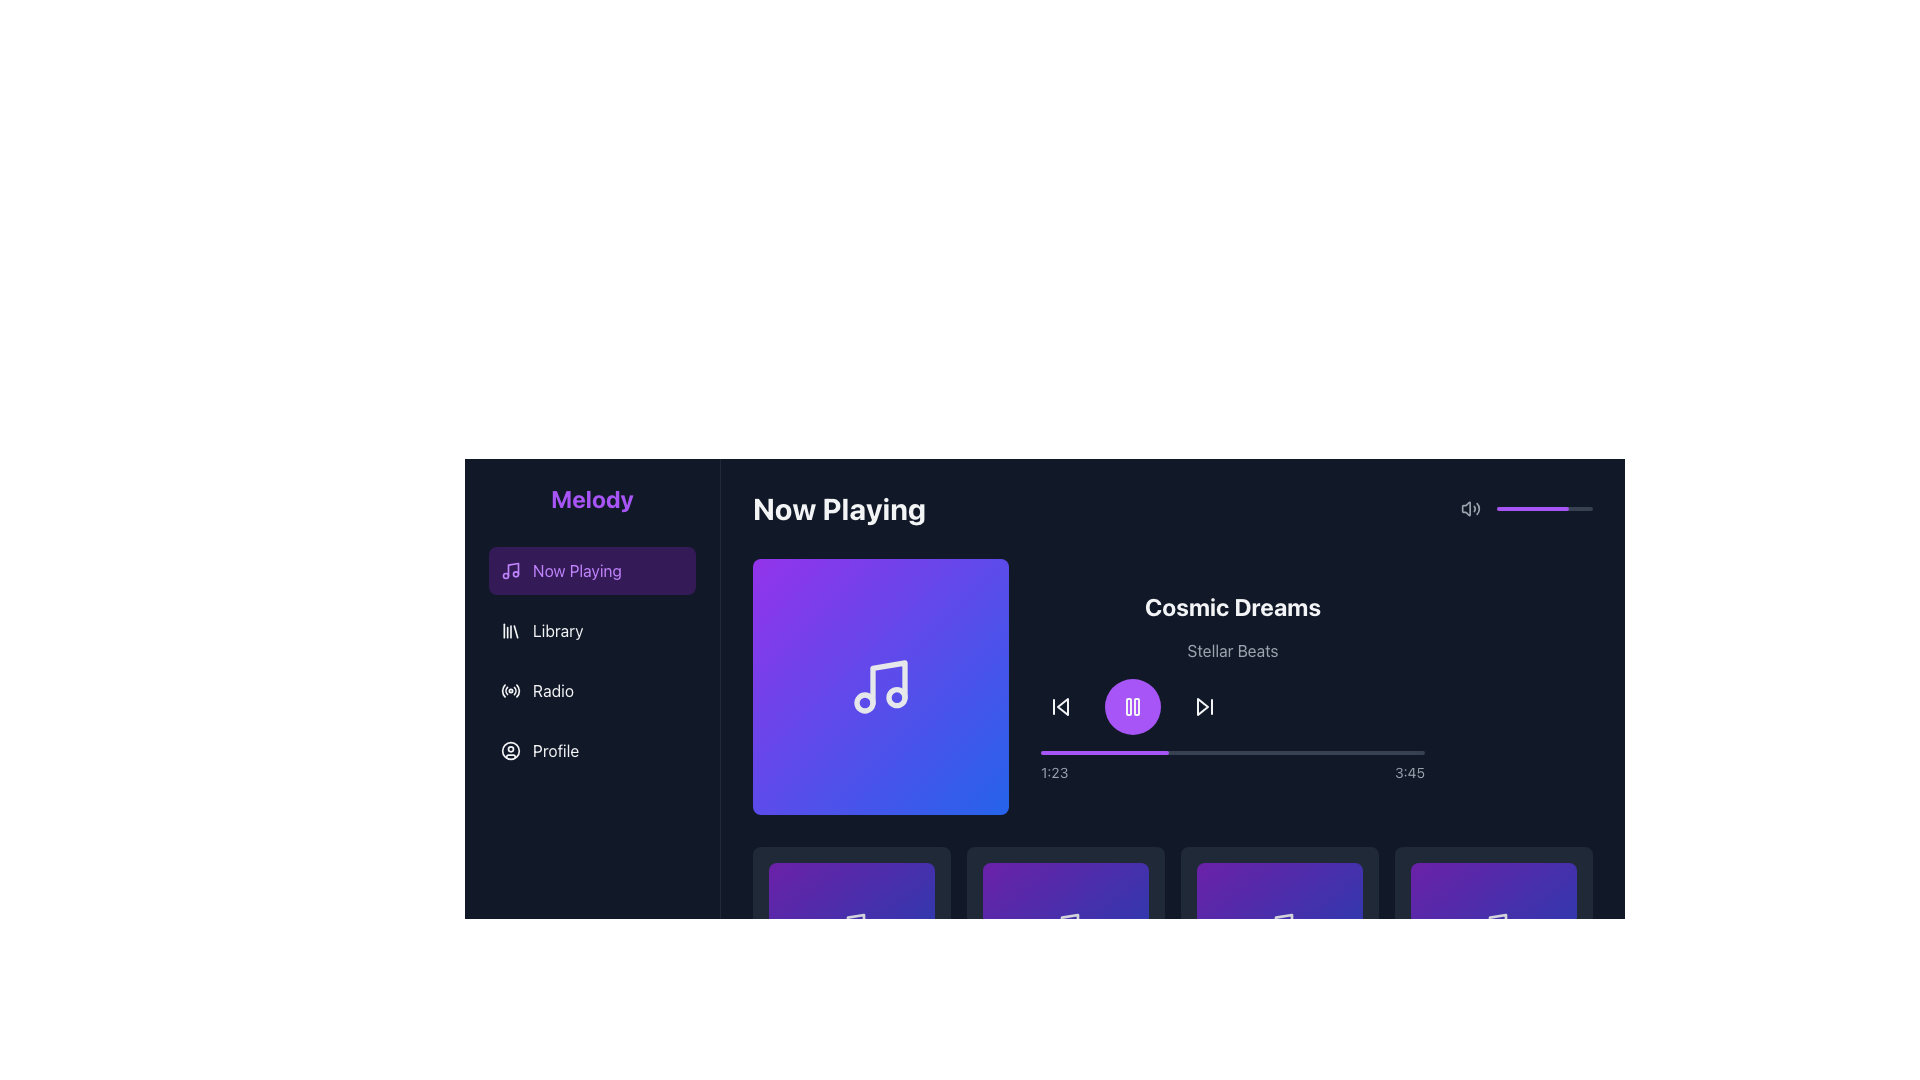  Describe the element at coordinates (558, 631) in the screenshot. I see `the 'Library' text label located in the middle-right area of the menu item` at that location.